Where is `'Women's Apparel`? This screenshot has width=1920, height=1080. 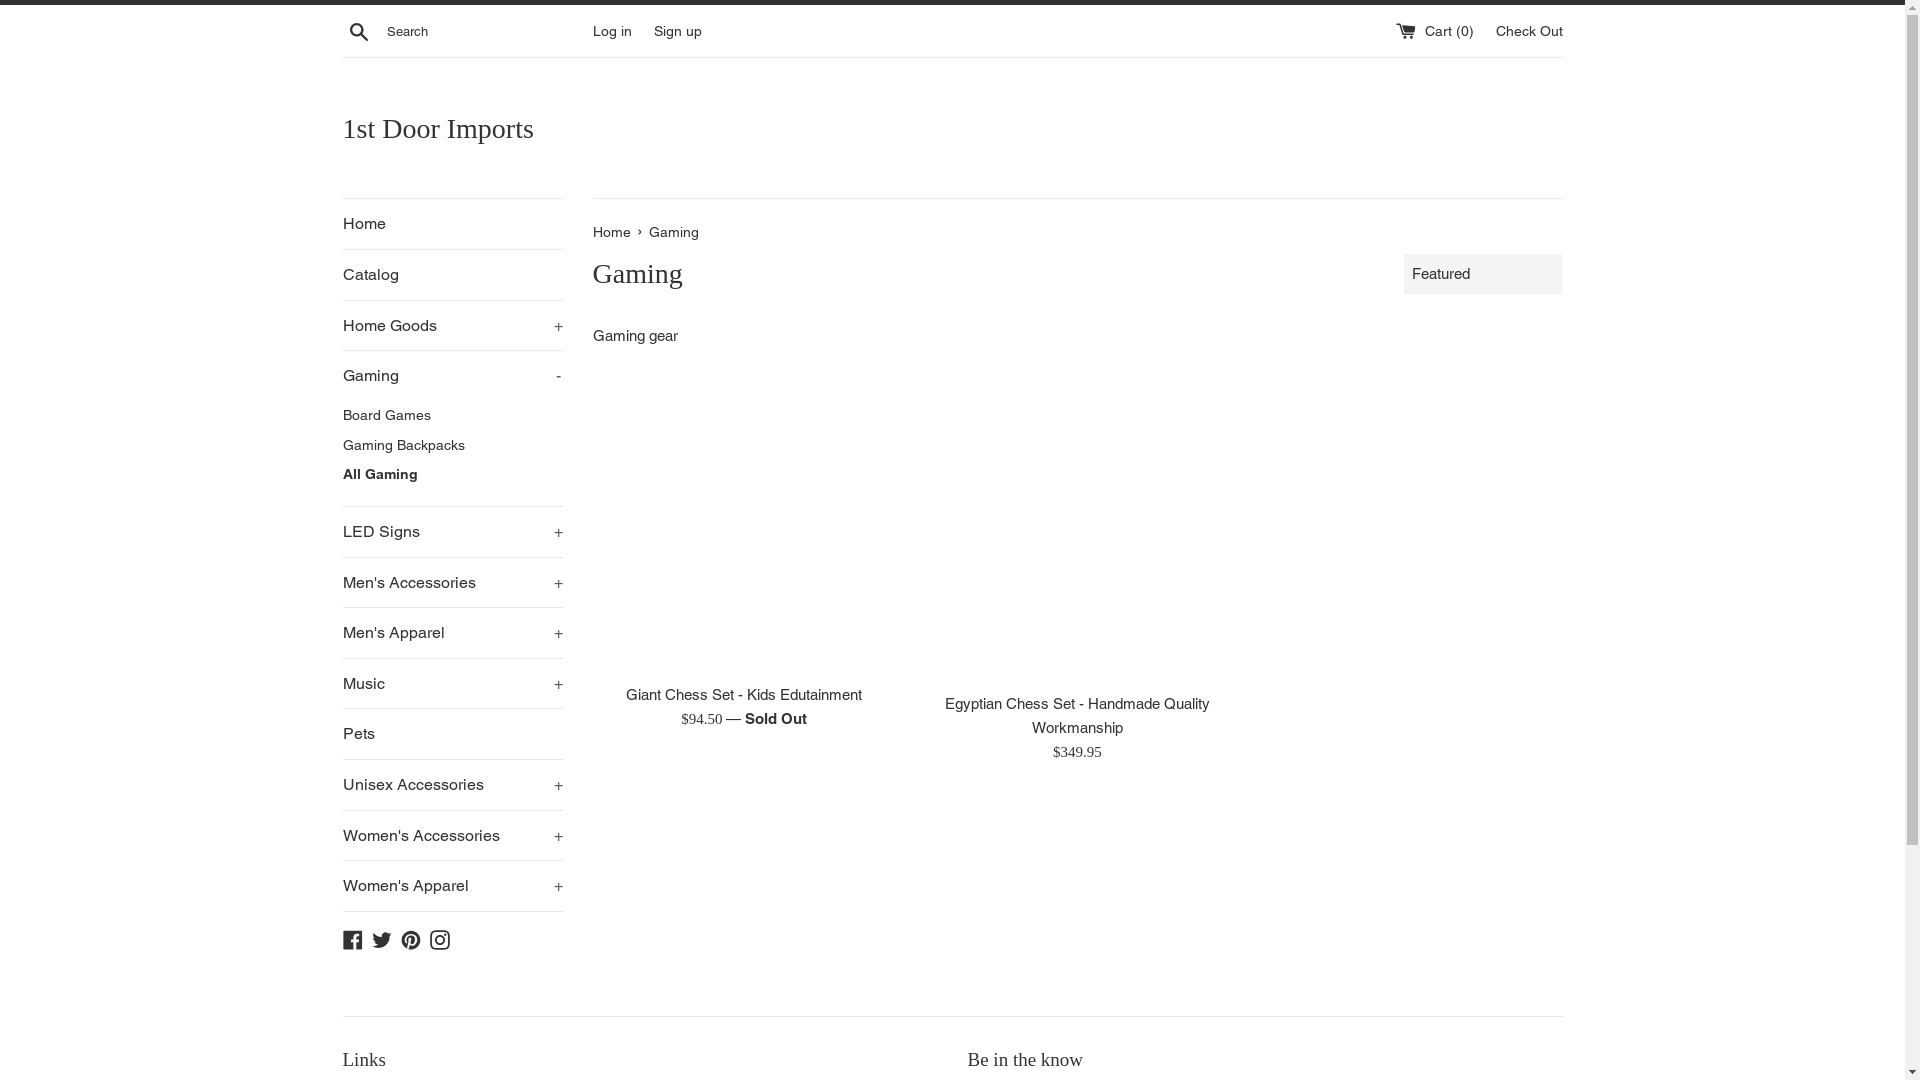
'Women's Apparel is located at coordinates (450, 885).